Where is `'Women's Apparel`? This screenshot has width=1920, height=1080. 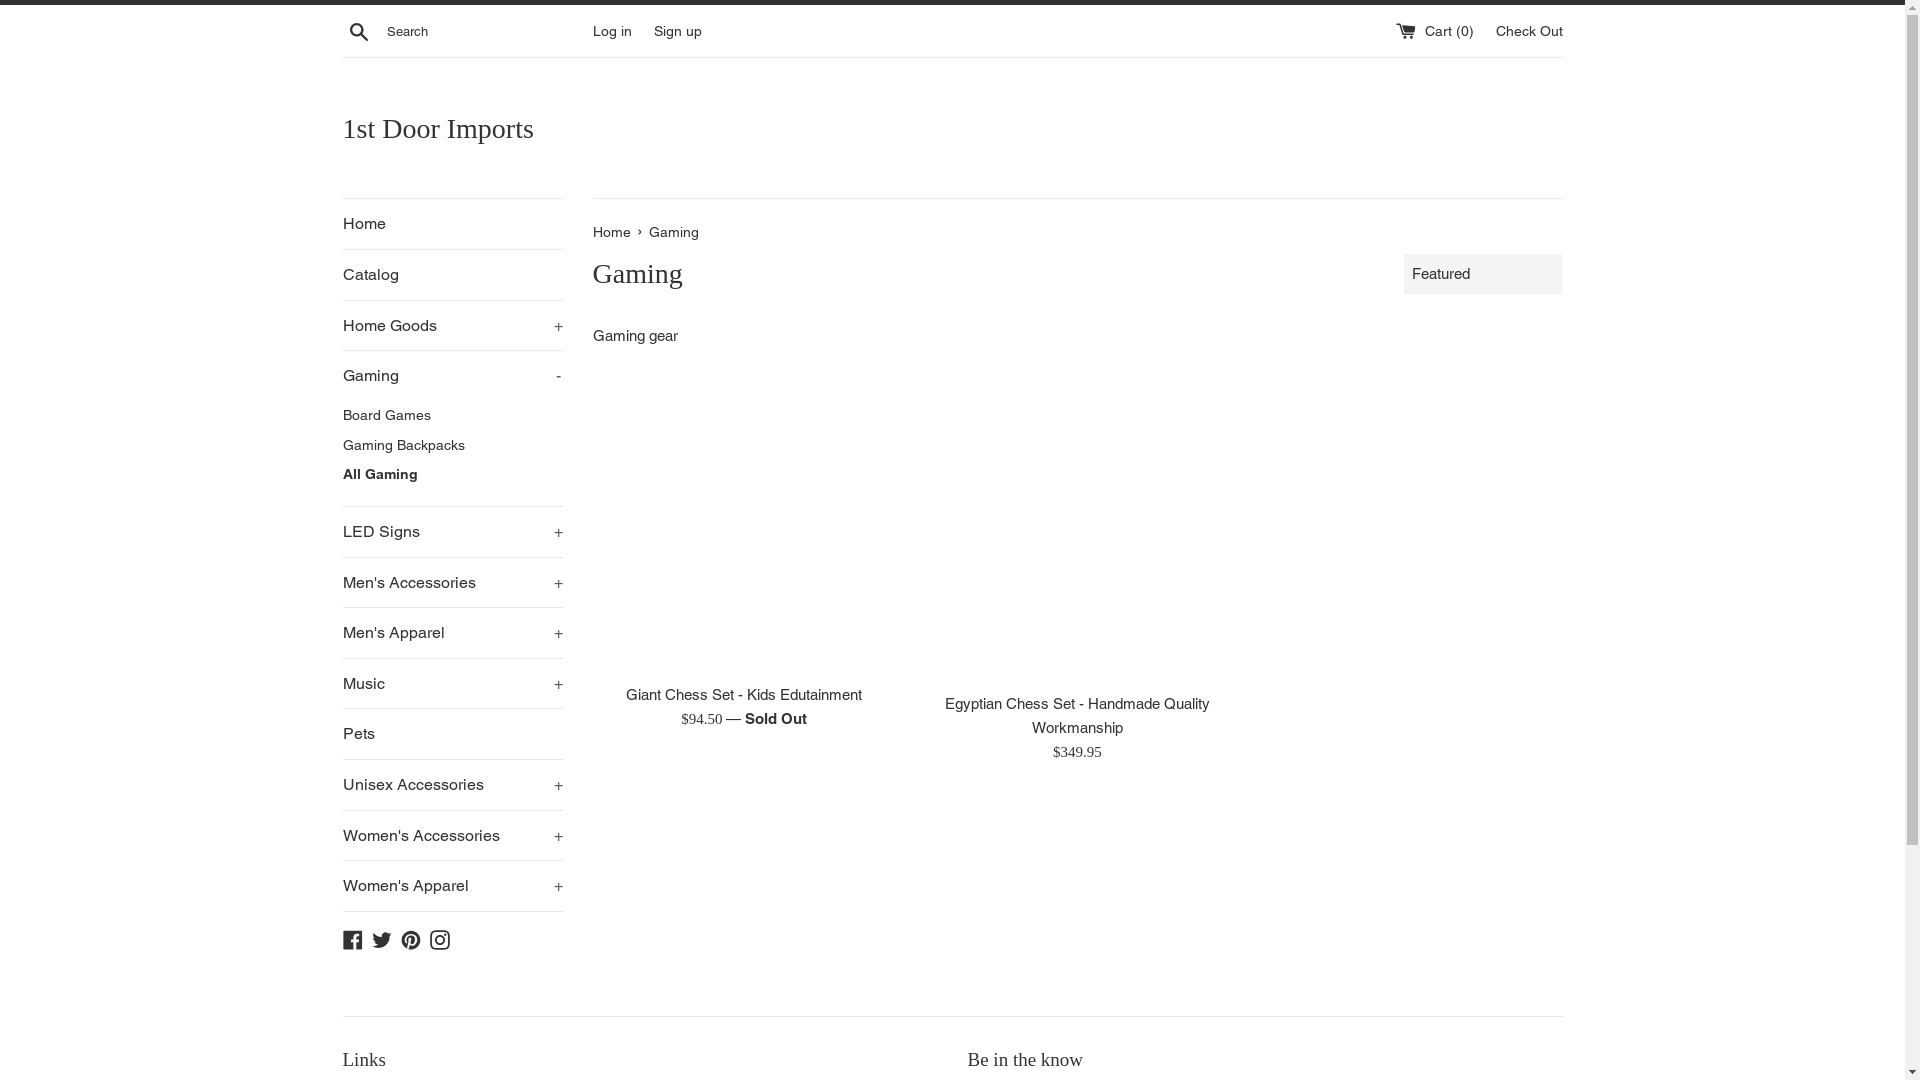
'Women's Apparel is located at coordinates (450, 885).